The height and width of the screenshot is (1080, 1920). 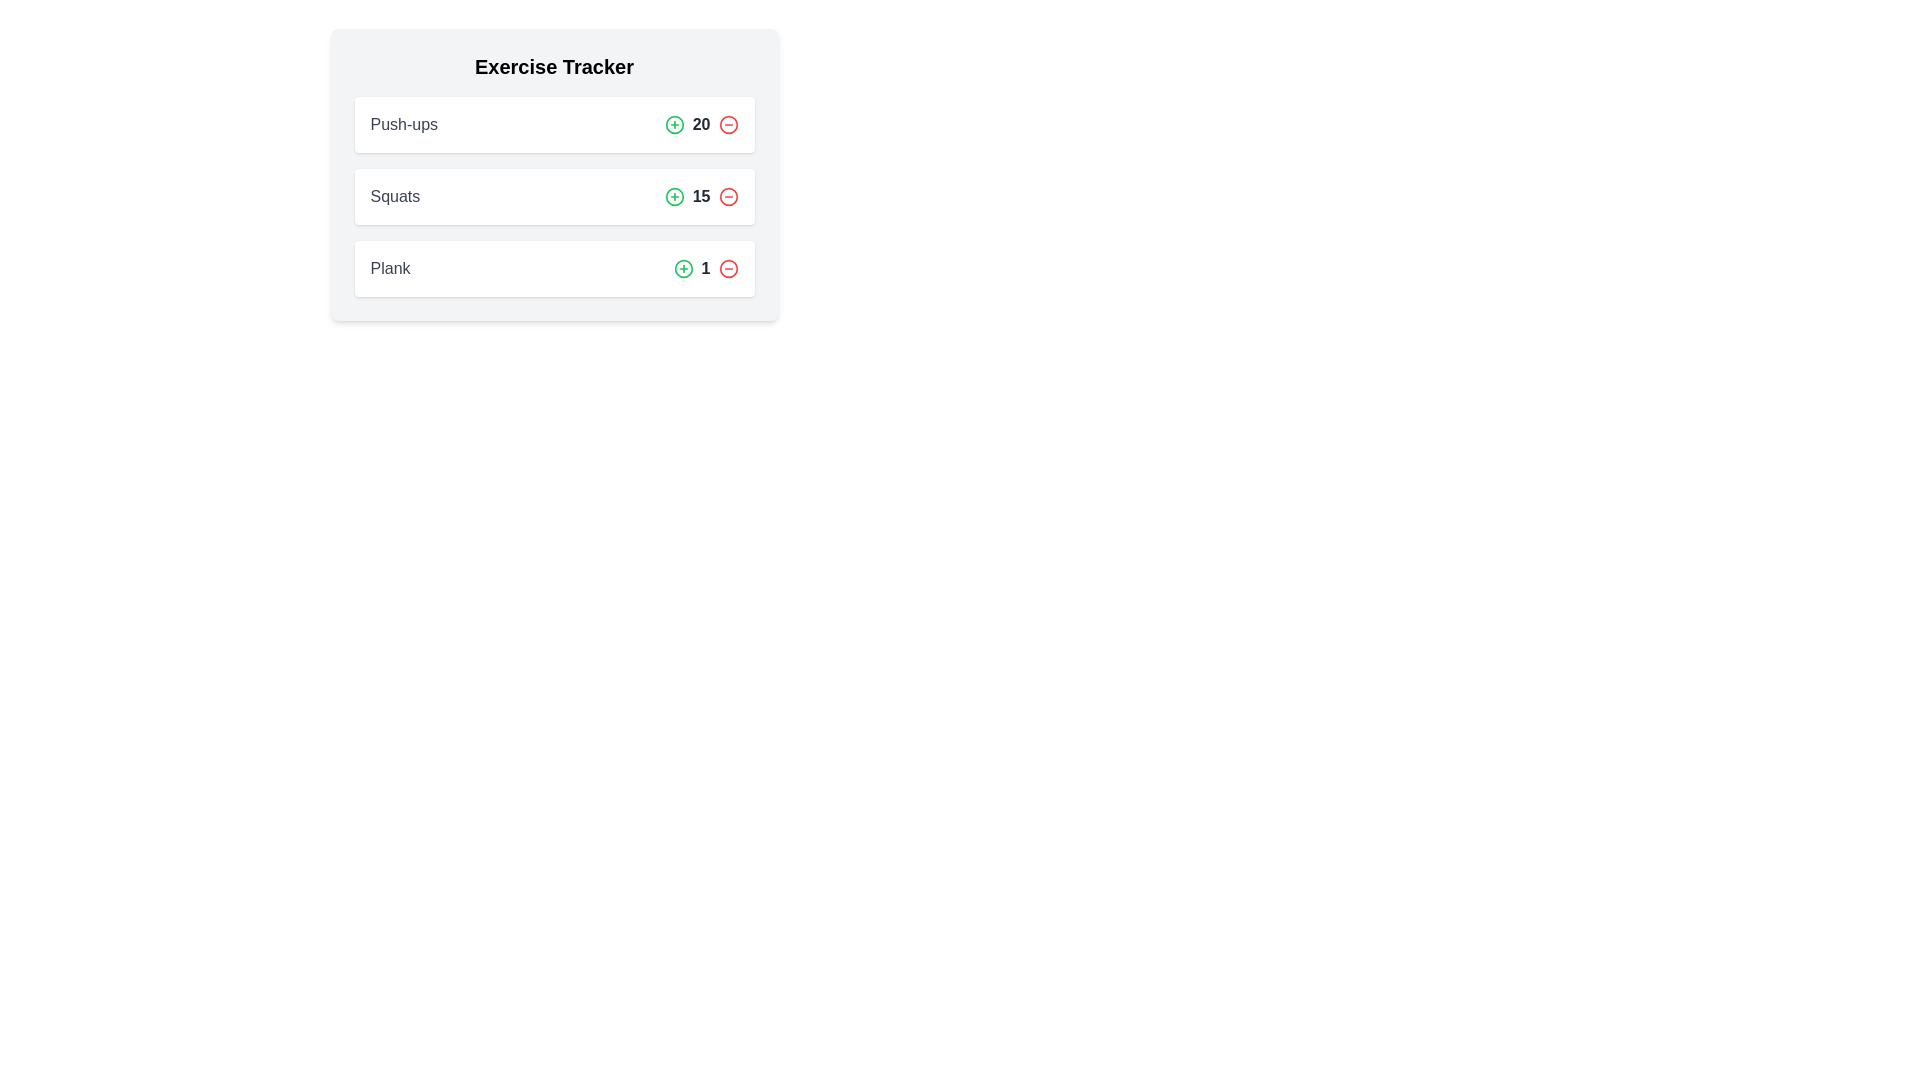 I want to click on the exercise item Plank, so click(x=554, y=268).